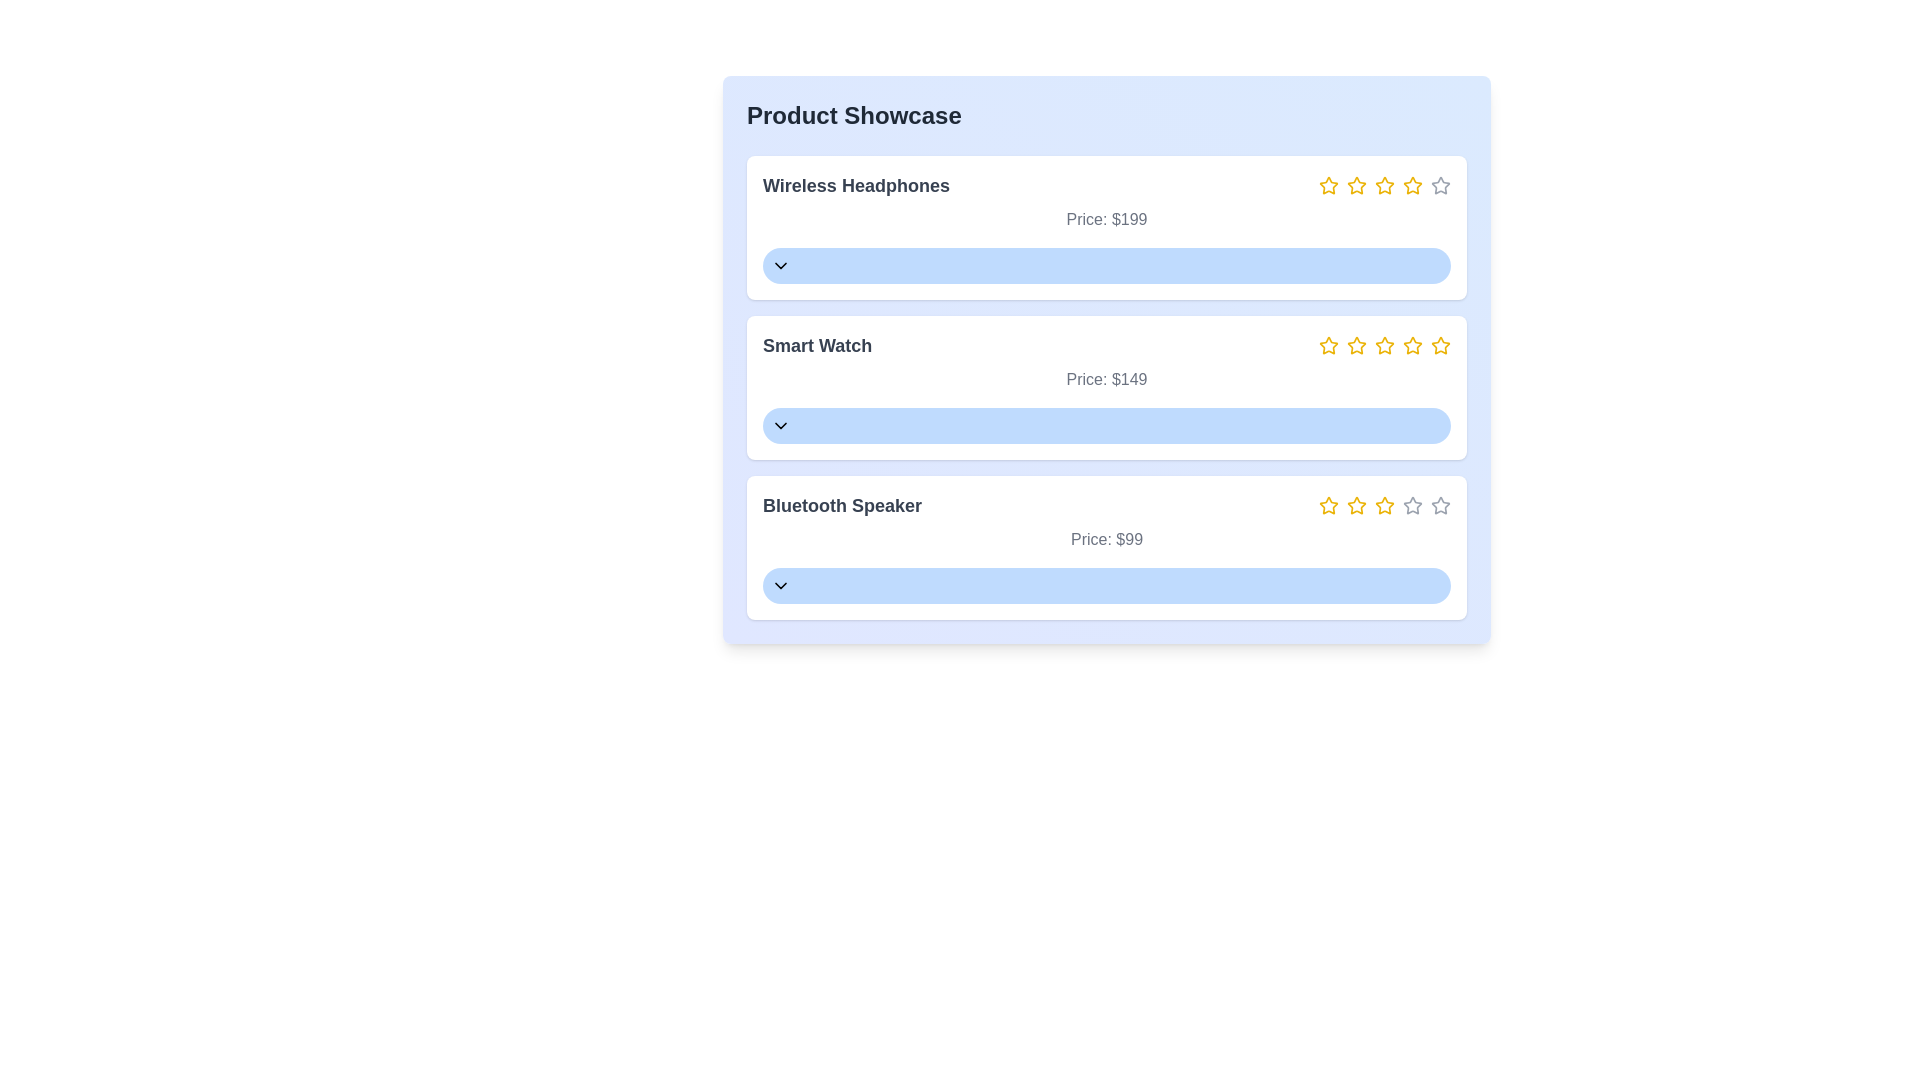 The width and height of the screenshot is (1920, 1080). I want to click on the first interactive star icon for rating, so click(1328, 185).